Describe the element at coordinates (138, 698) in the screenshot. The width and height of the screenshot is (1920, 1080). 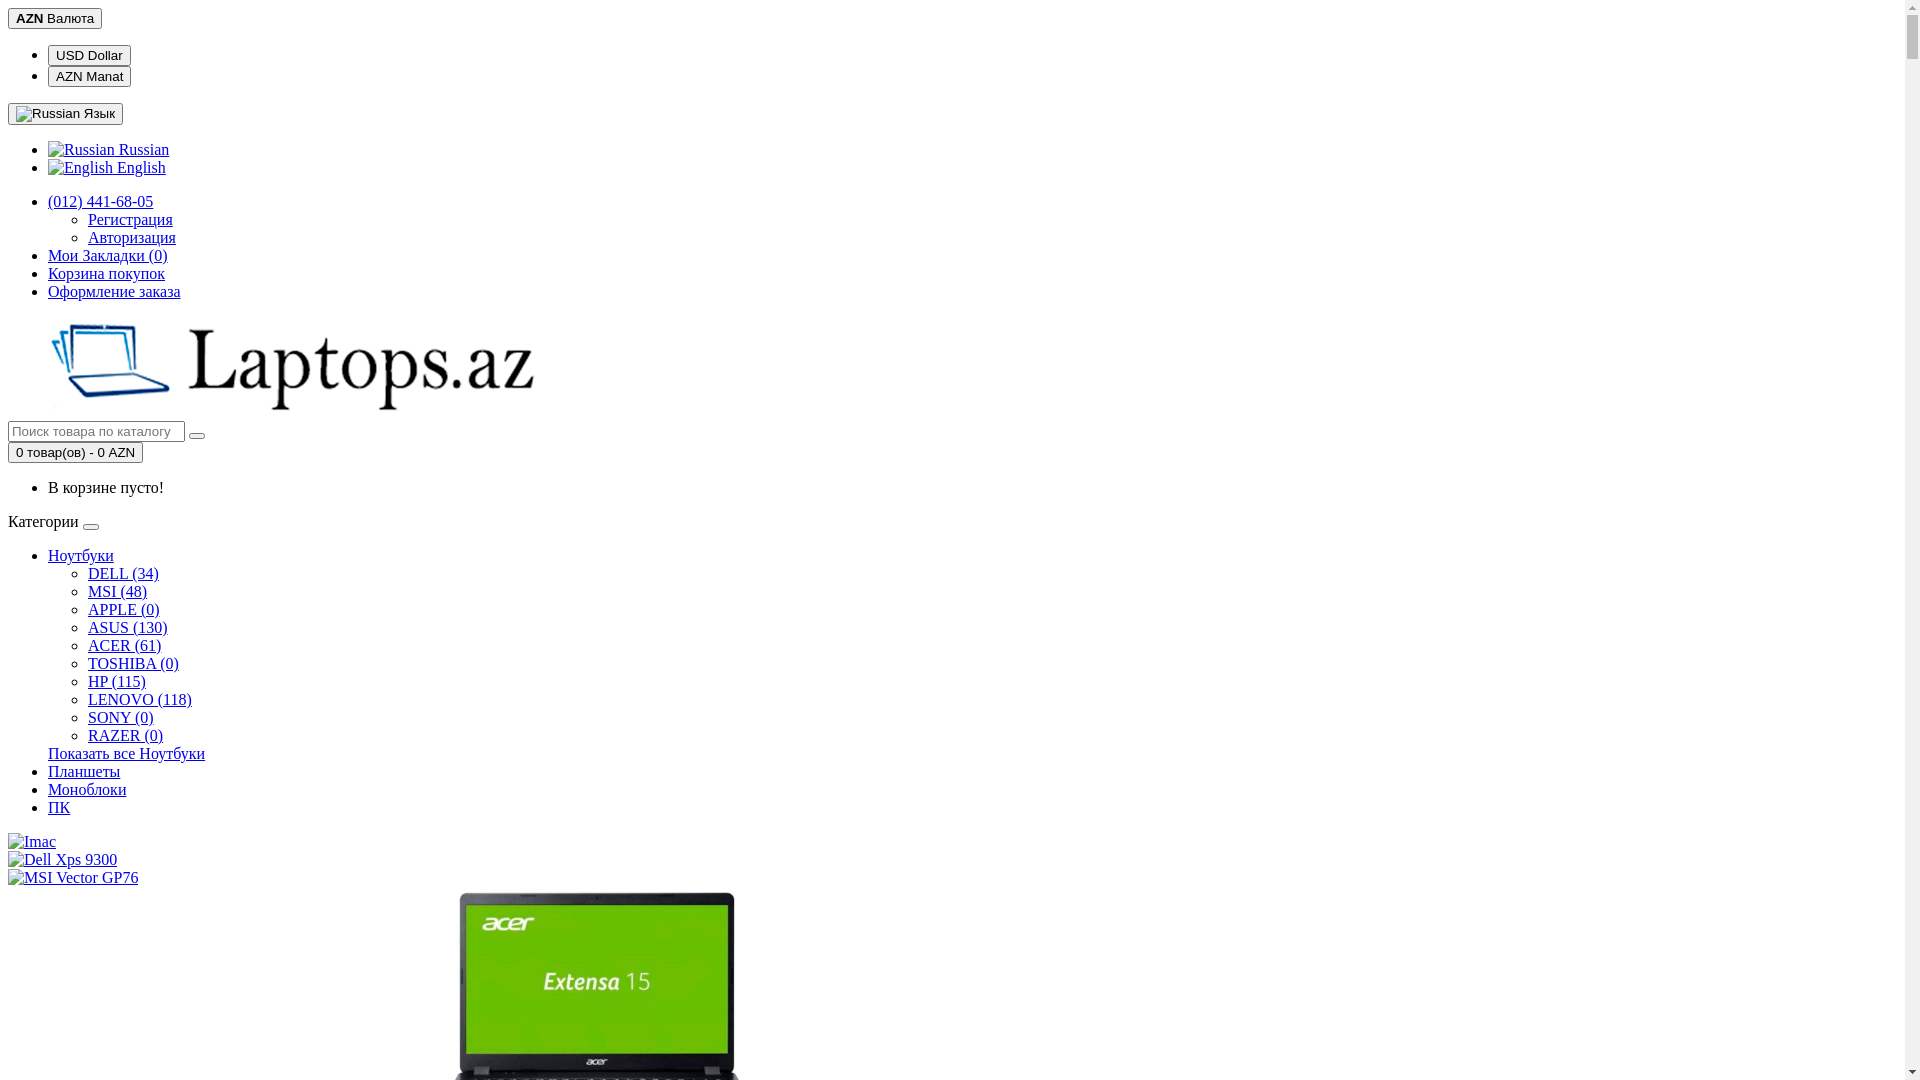
I see `'LENOVO (118)'` at that location.